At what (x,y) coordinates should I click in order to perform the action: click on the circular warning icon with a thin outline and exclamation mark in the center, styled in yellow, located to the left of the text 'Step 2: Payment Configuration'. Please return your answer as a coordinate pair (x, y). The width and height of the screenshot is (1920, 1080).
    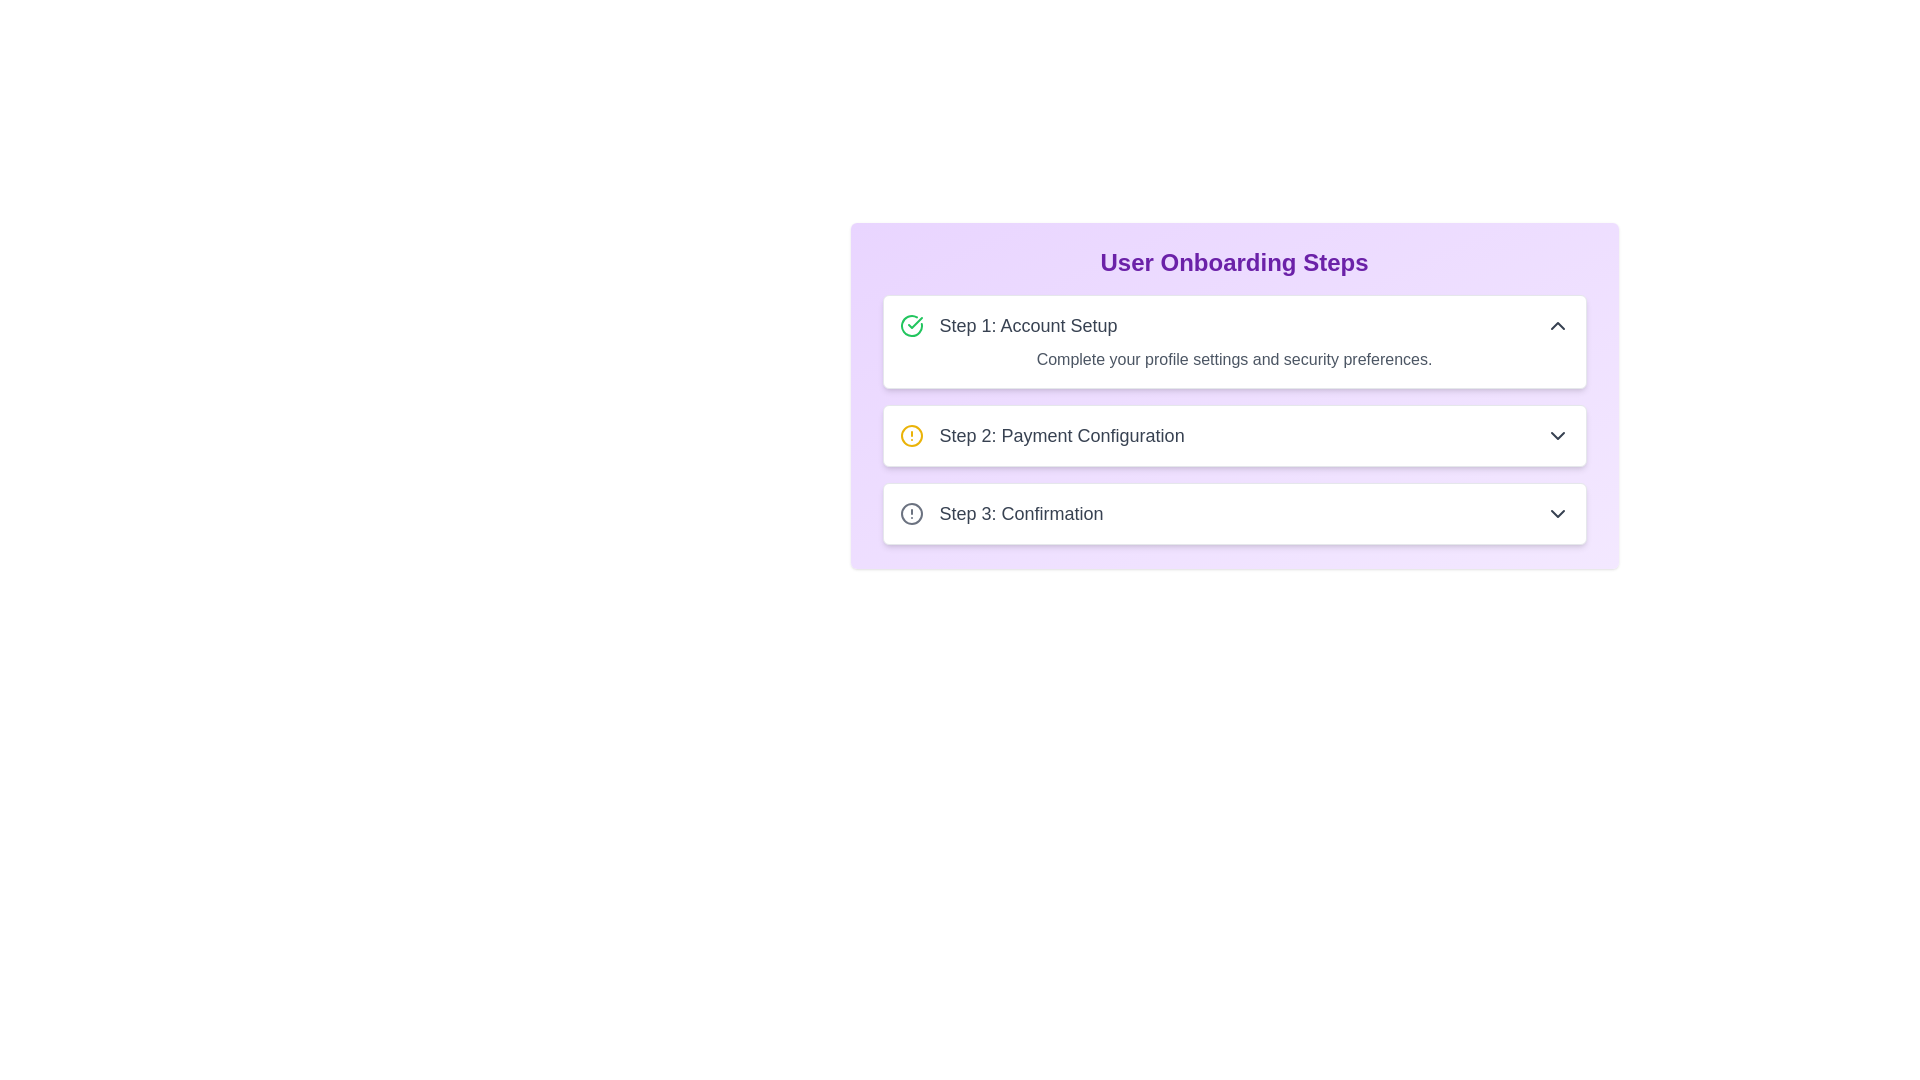
    Looking at the image, I should click on (910, 434).